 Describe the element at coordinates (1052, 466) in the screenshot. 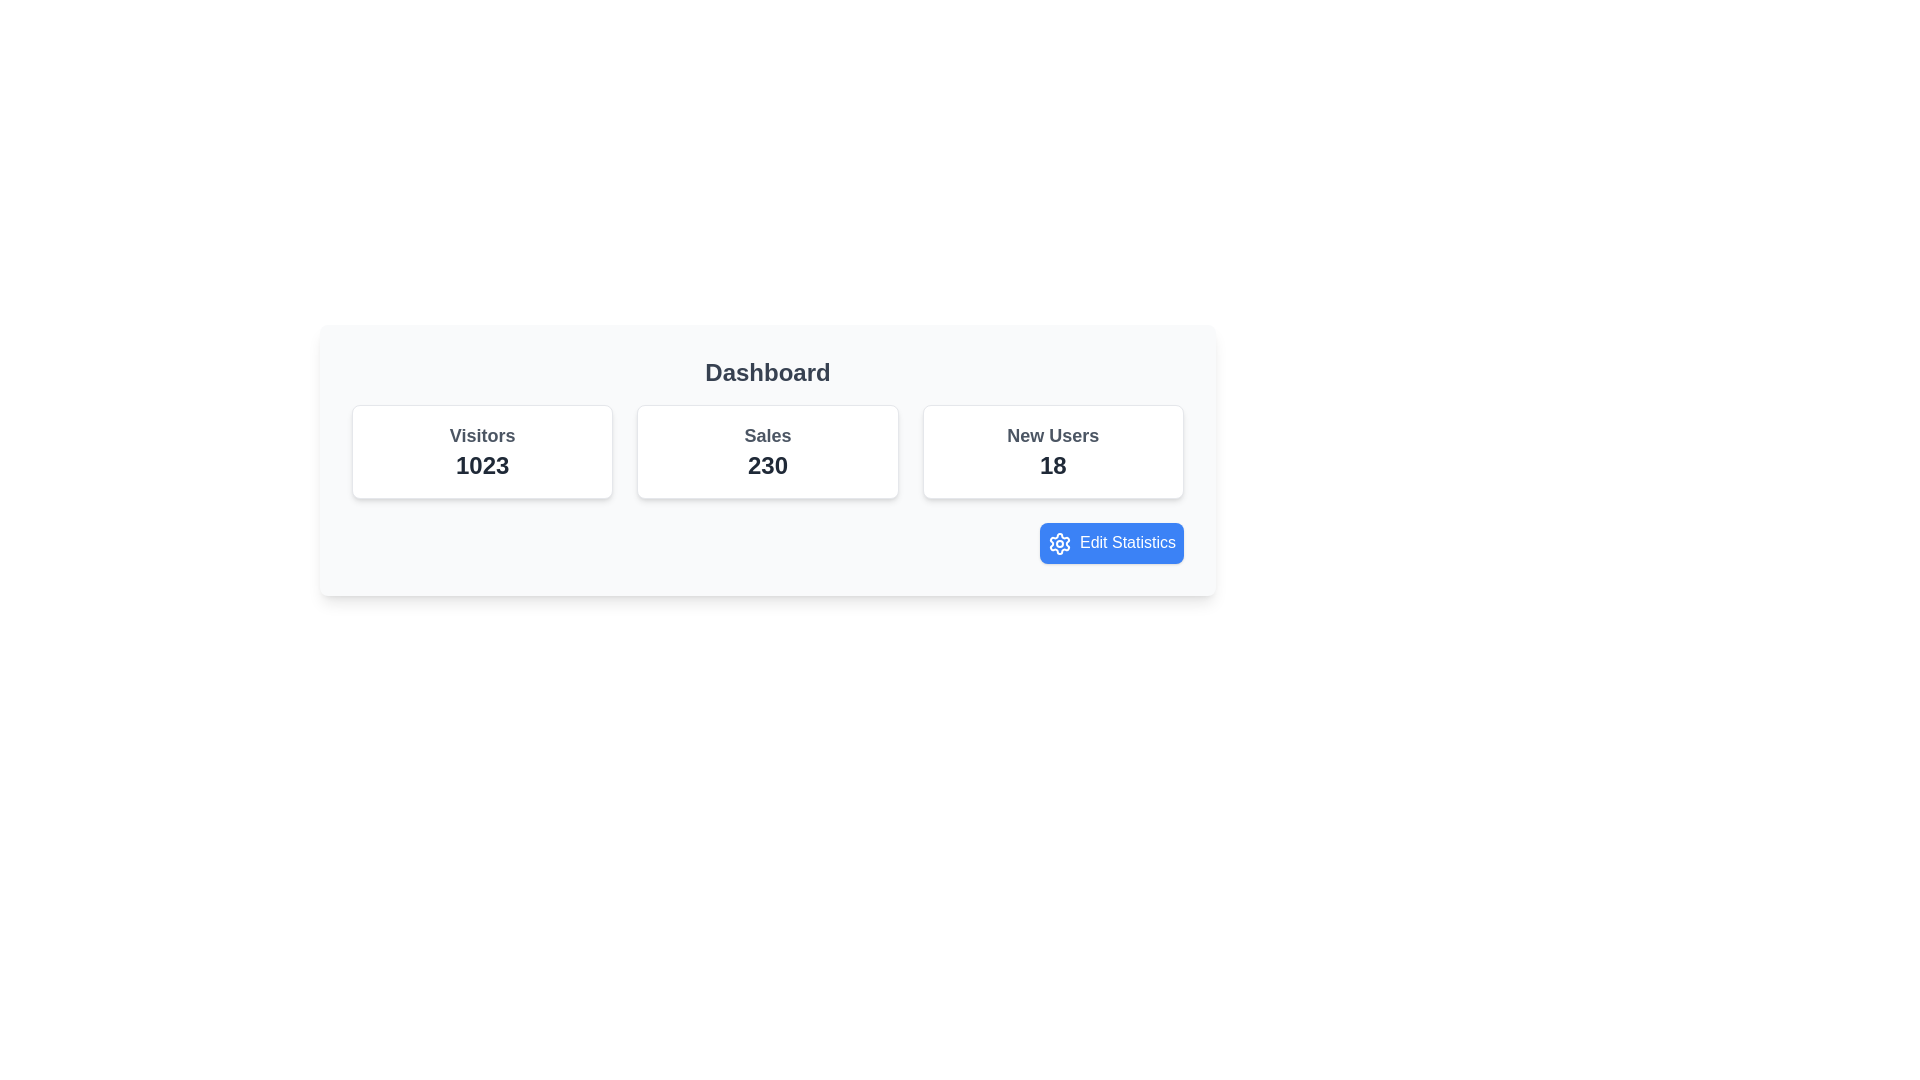

I see `the static text displaying the numerical value '18' related to the 'New Users' label, located beneath the 'New Users' label in the bottom-right portion of the card layout` at that location.